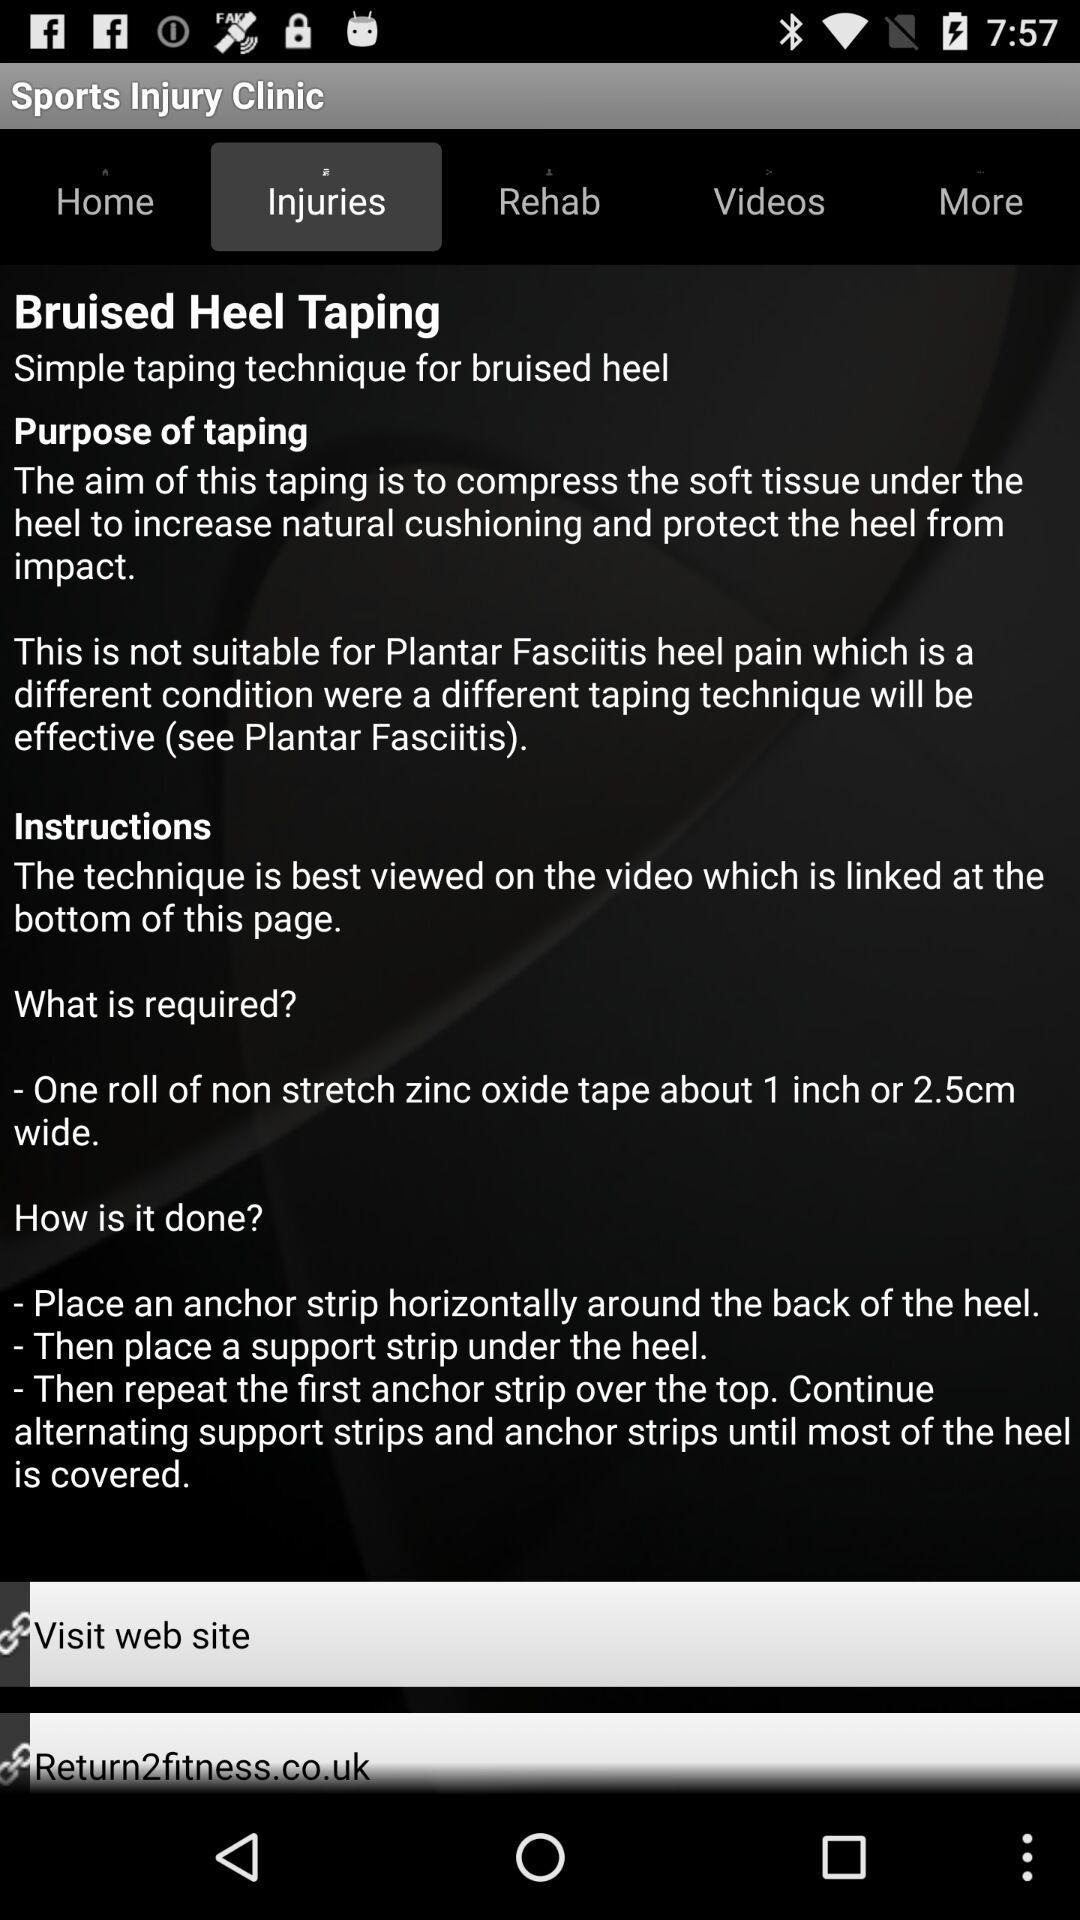  Describe the element at coordinates (768, 196) in the screenshot. I see `the videos icon` at that location.